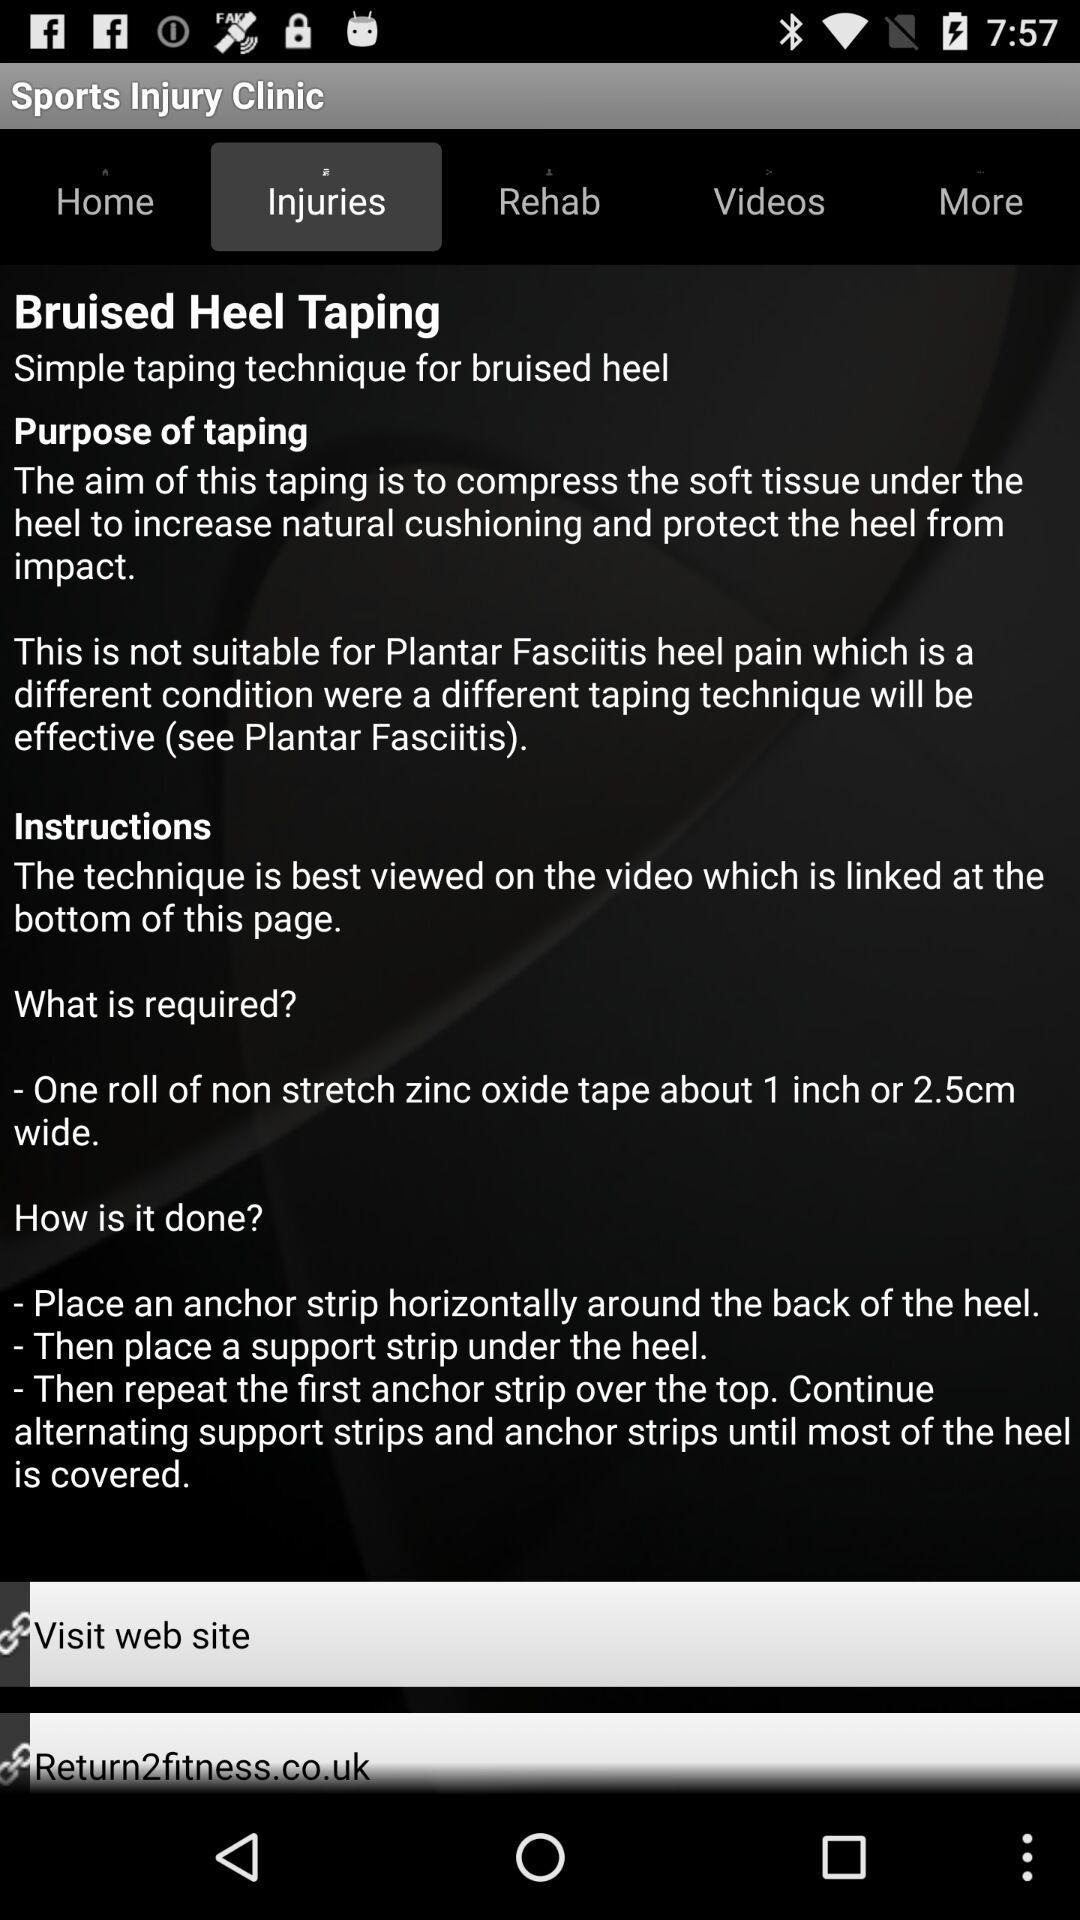  Describe the element at coordinates (768, 196) in the screenshot. I see `the videos icon` at that location.